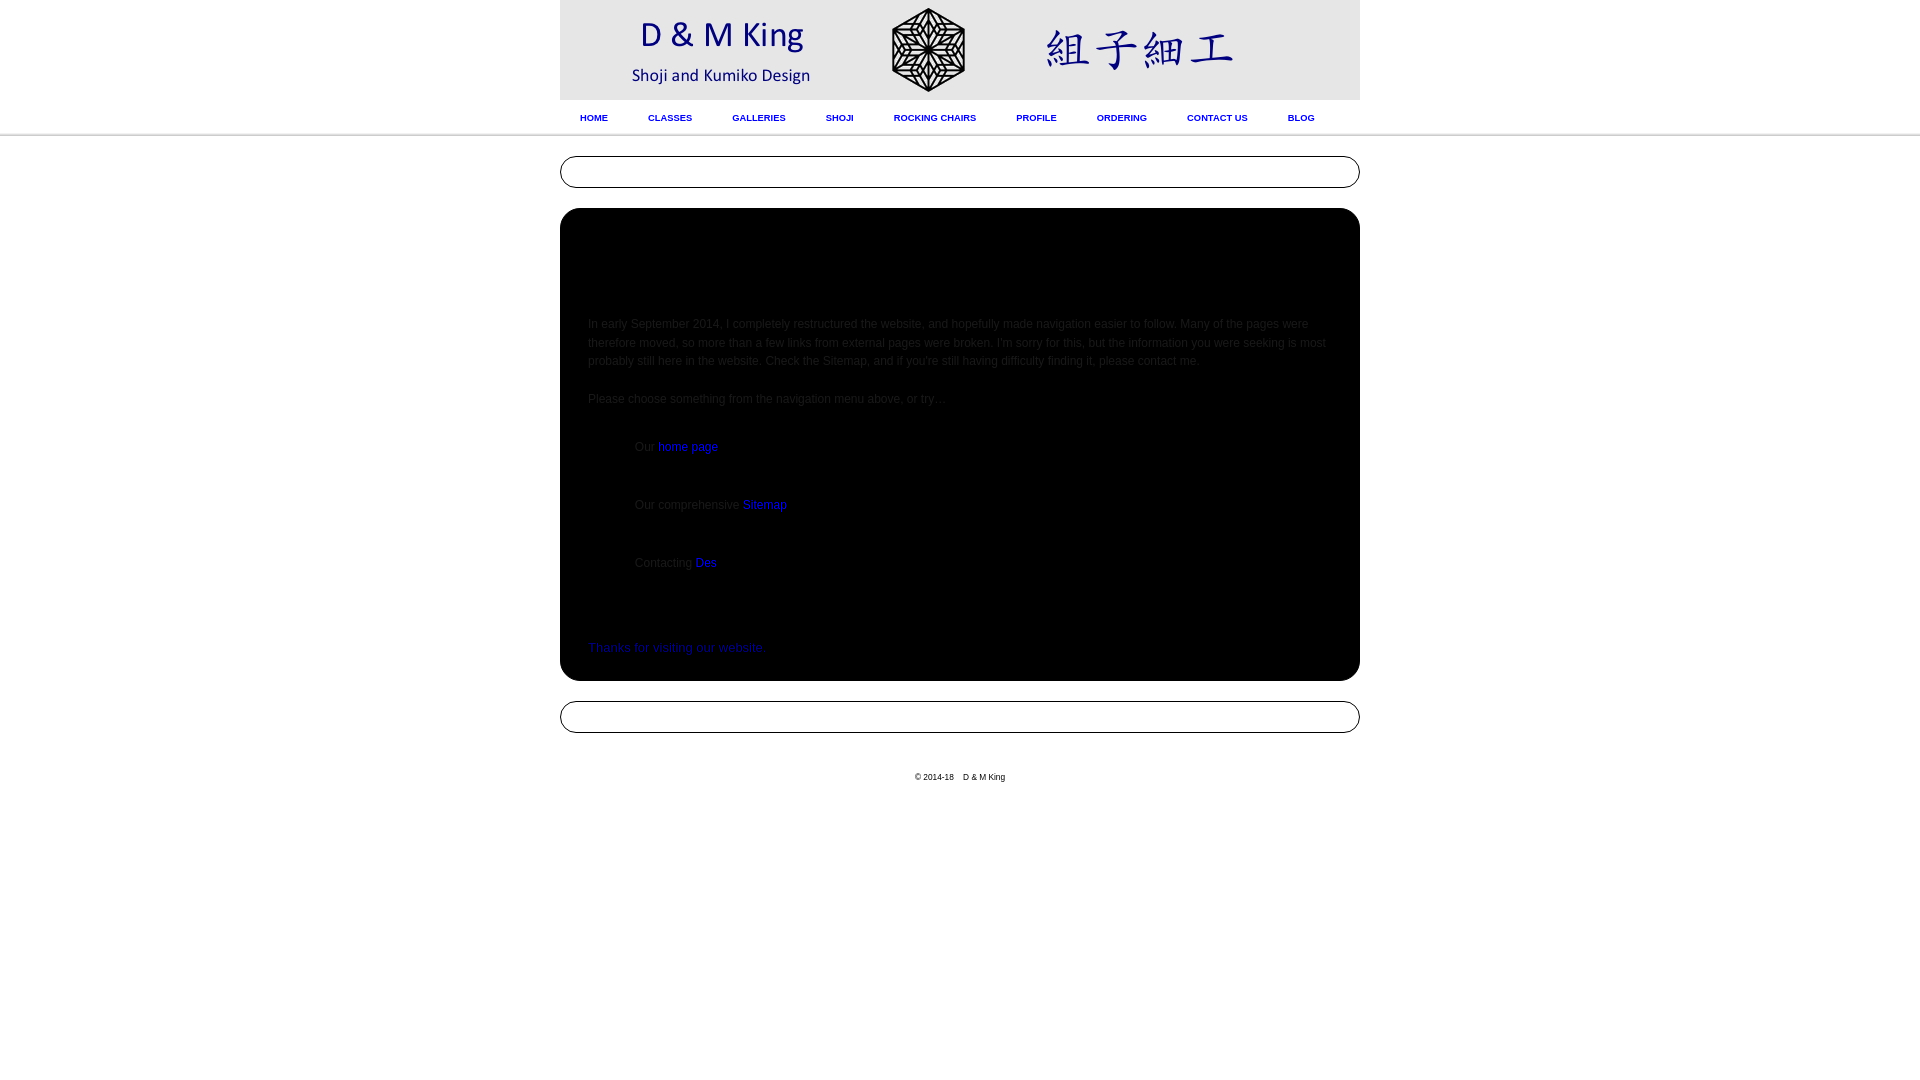 This screenshot has height=1080, width=1920. I want to click on 'PROFILE', so click(1036, 118).